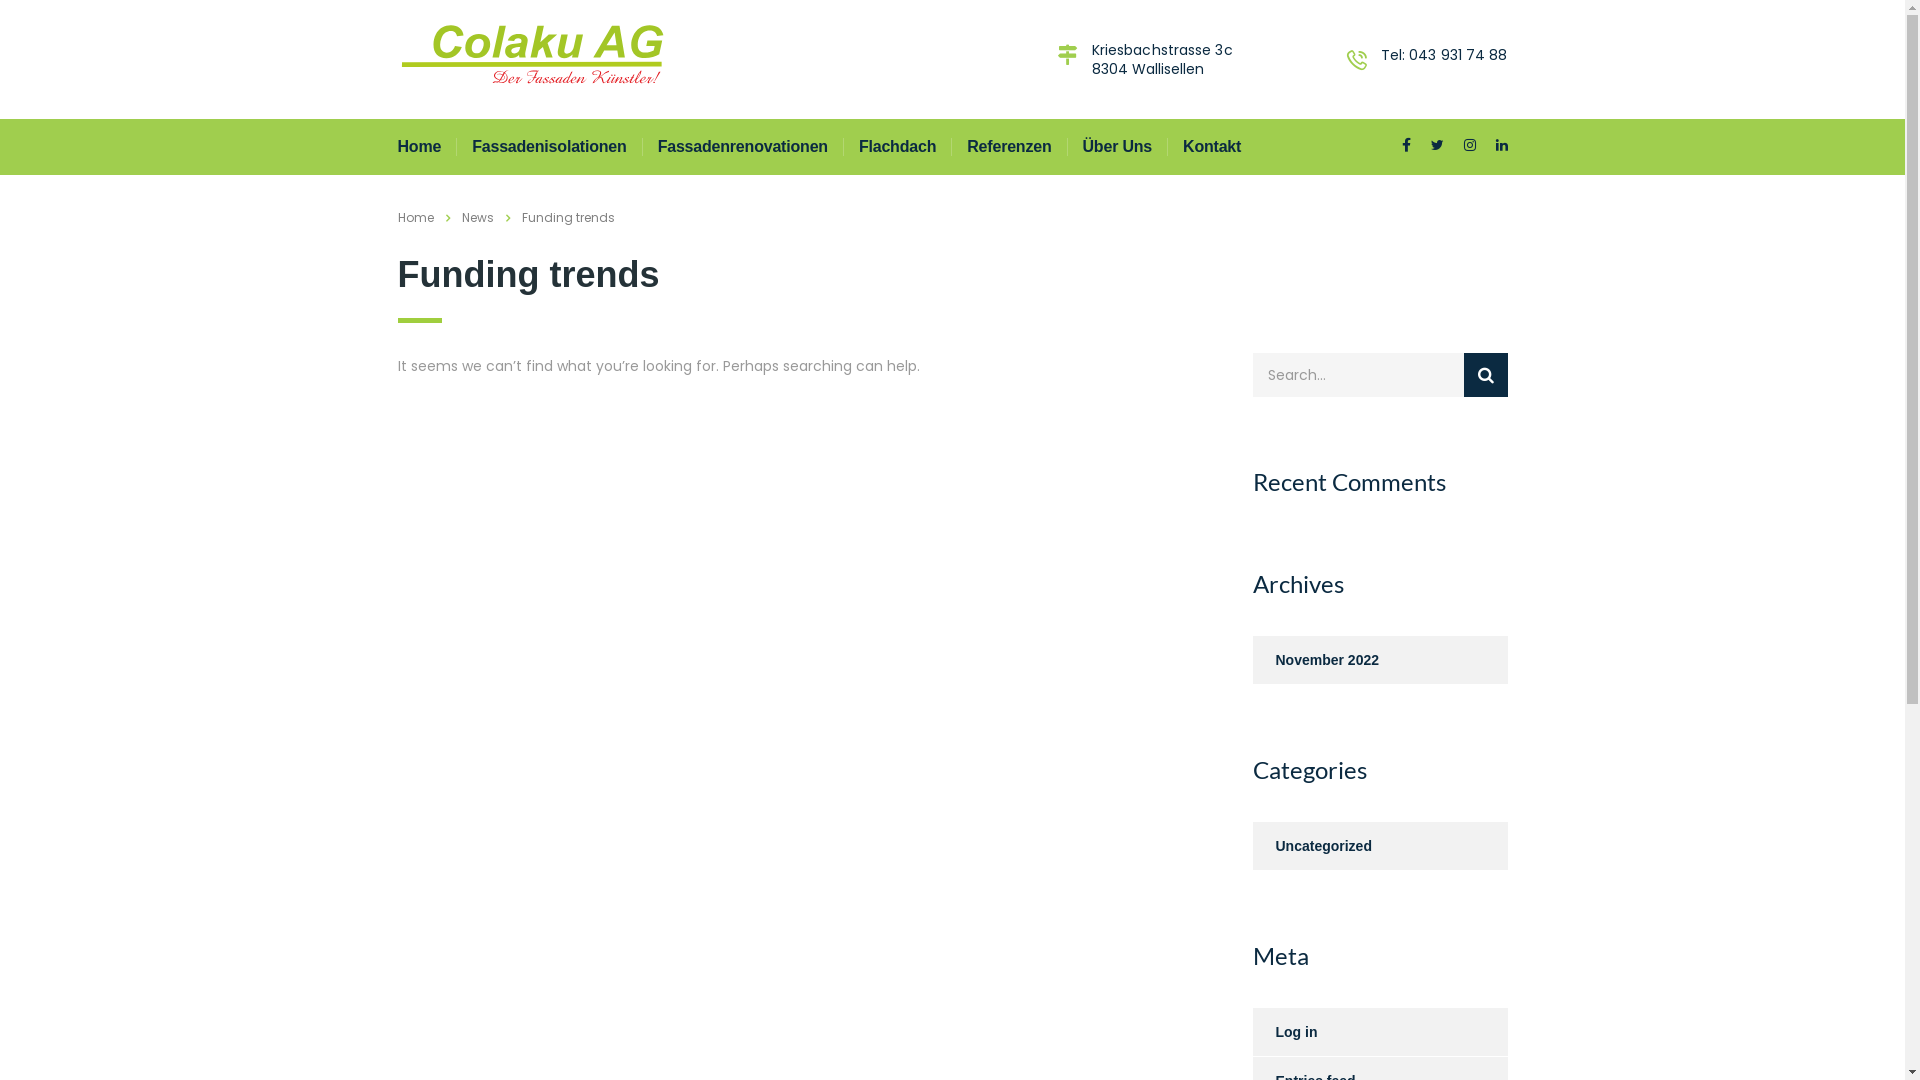 This screenshot has width=1920, height=1080. What do you see at coordinates (1315, 659) in the screenshot?
I see `'November 2022'` at bounding box center [1315, 659].